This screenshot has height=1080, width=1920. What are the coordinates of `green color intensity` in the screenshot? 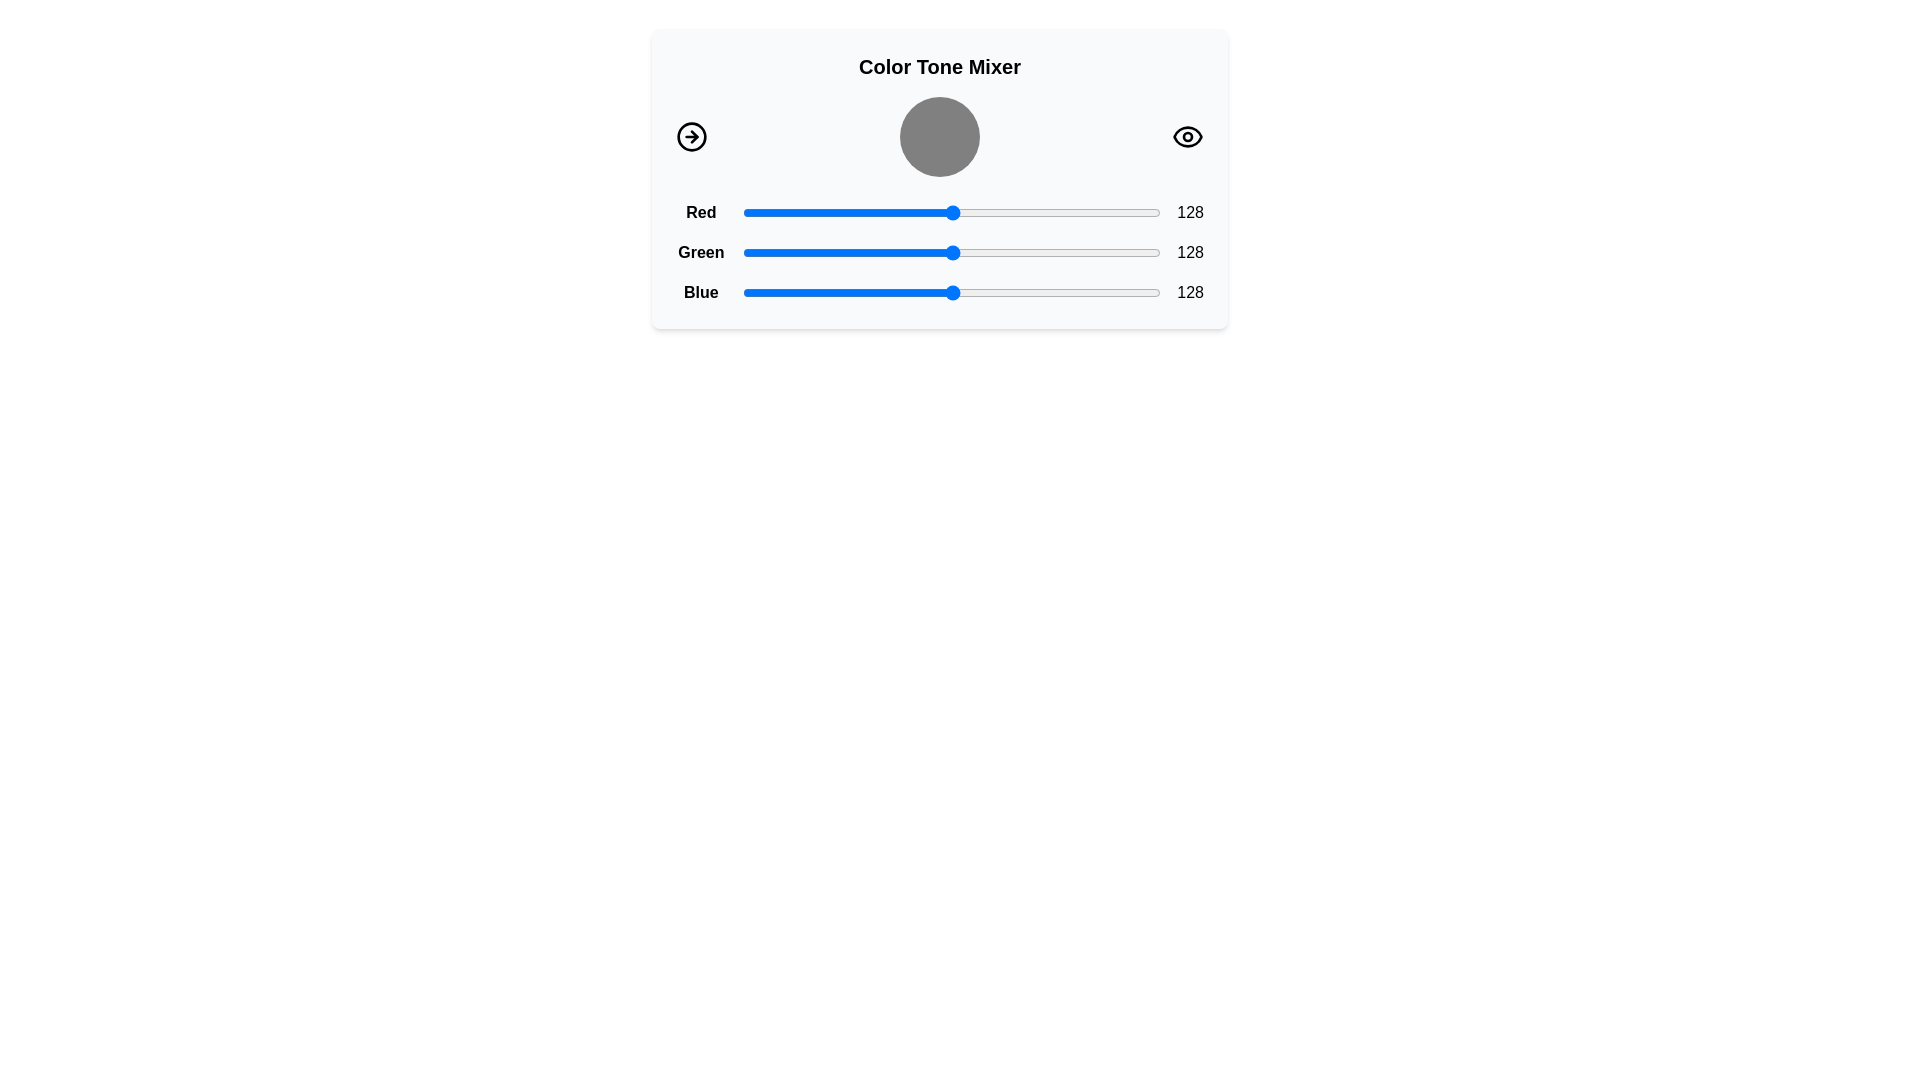 It's located at (1117, 252).